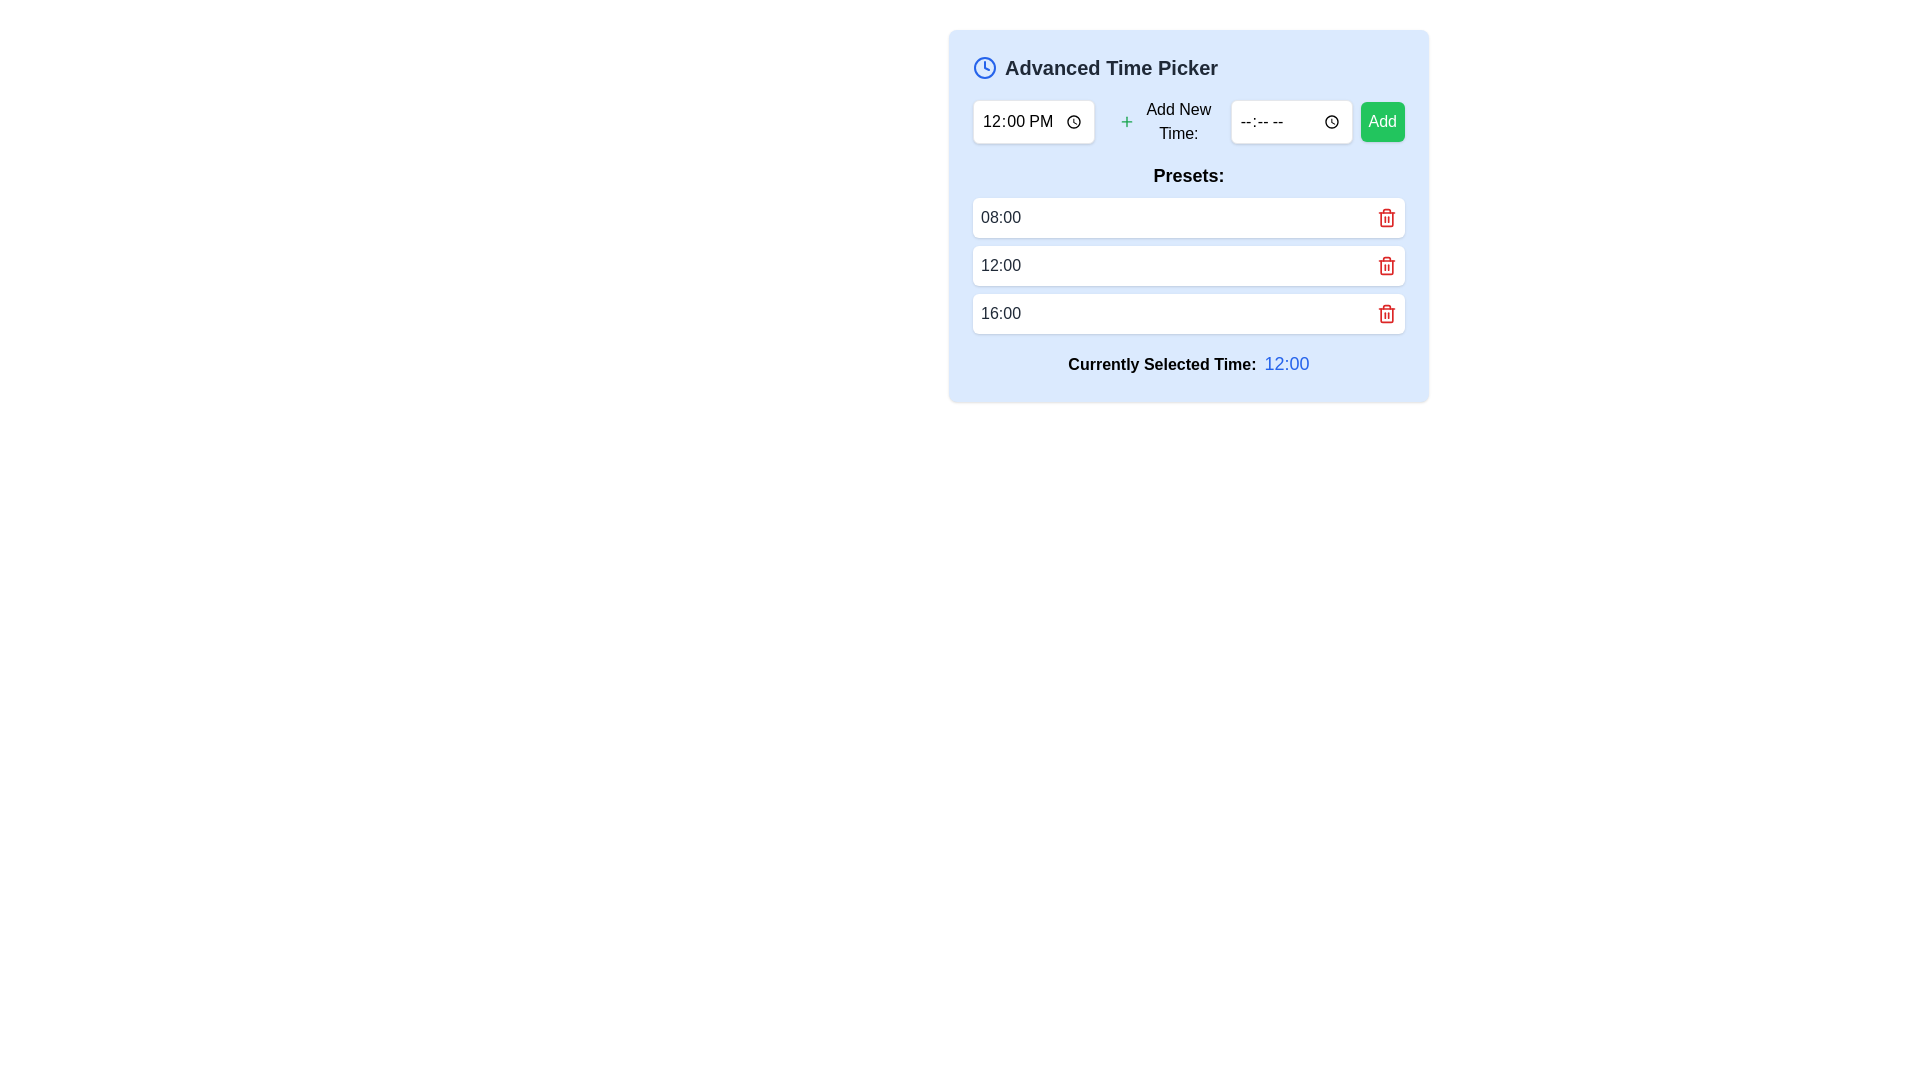 This screenshot has width=1920, height=1080. I want to click on the leftmost icon in the 'Add New Time' group, which functions as a button for adding an item, so click(1126, 122).